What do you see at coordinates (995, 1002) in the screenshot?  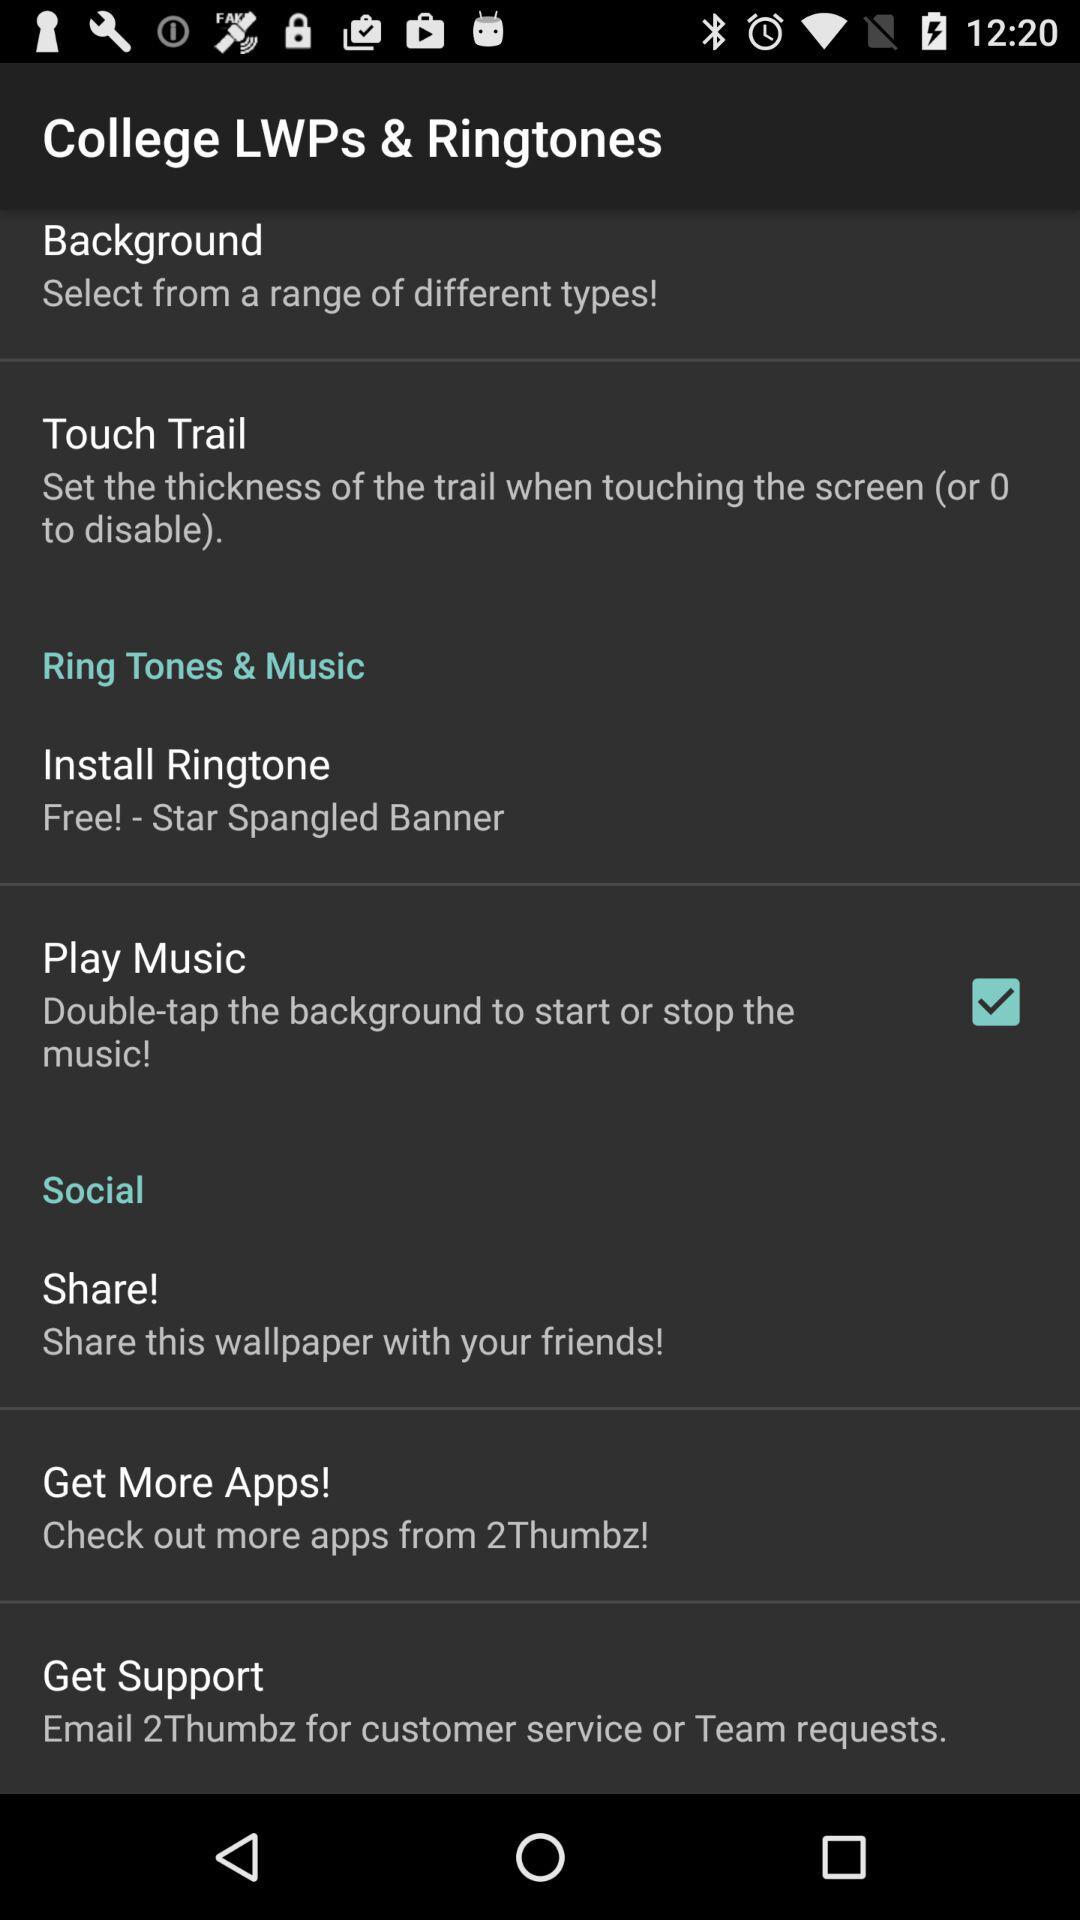 I see `the app next to the double tap the icon` at bounding box center [995, 1002].